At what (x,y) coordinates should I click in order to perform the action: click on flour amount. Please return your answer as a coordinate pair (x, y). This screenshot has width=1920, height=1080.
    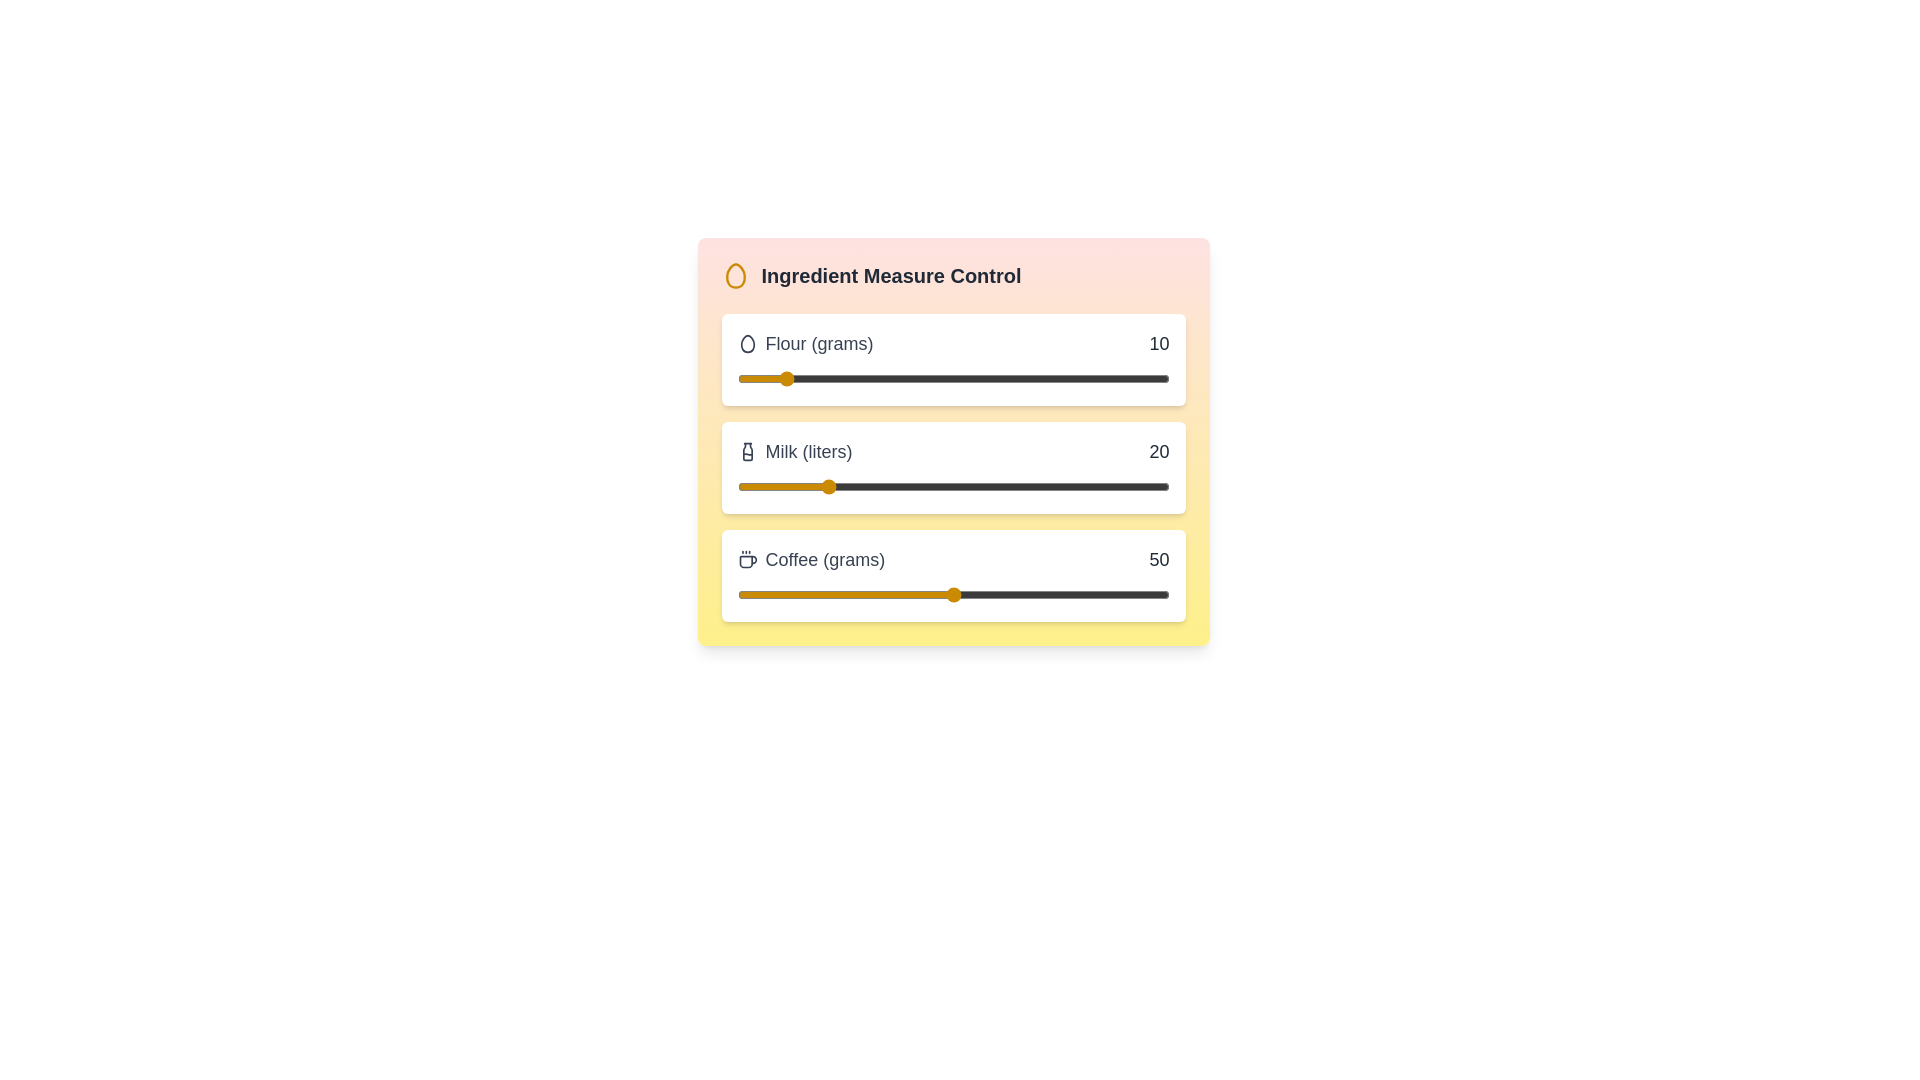
    Looking at the image, I should click on (909, 378).